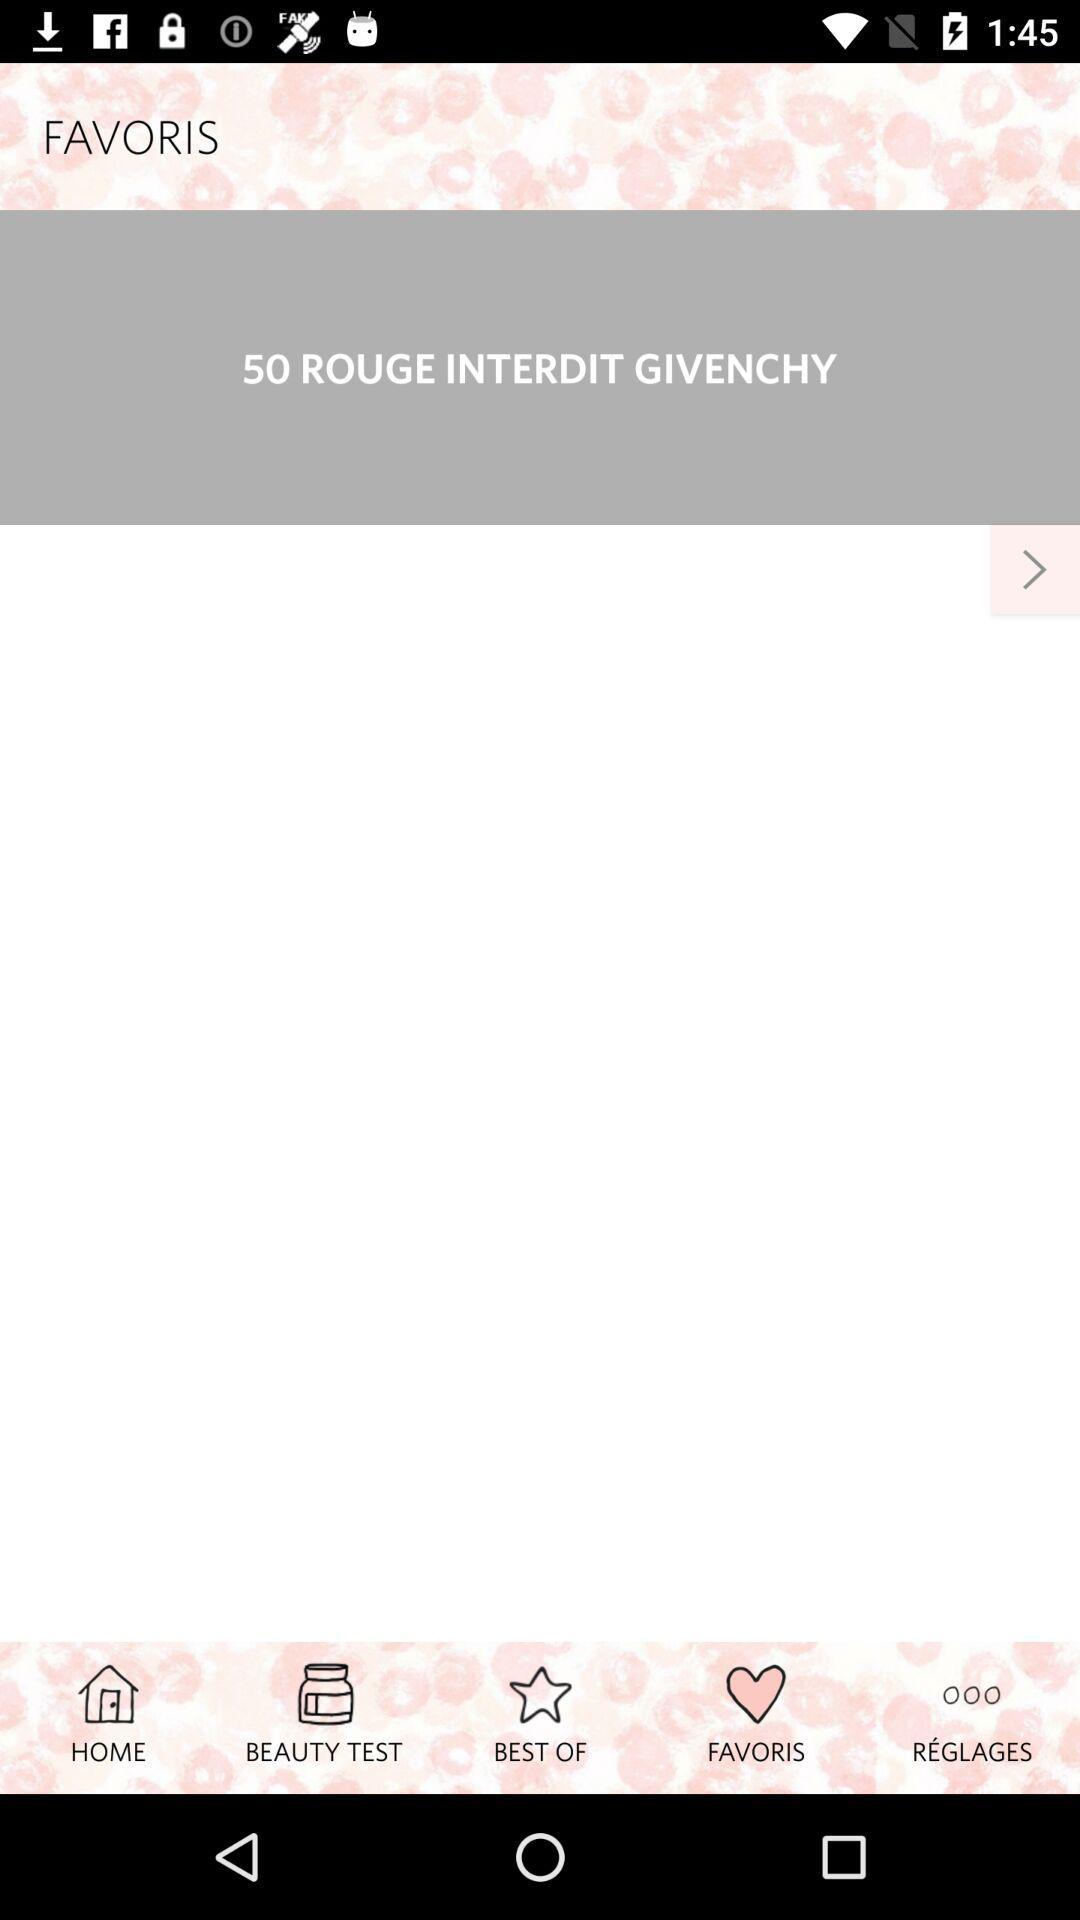  Describe the element at coordinates (971, 1716) in the screenshot. I see `item to the right of the favoris item` at that location.